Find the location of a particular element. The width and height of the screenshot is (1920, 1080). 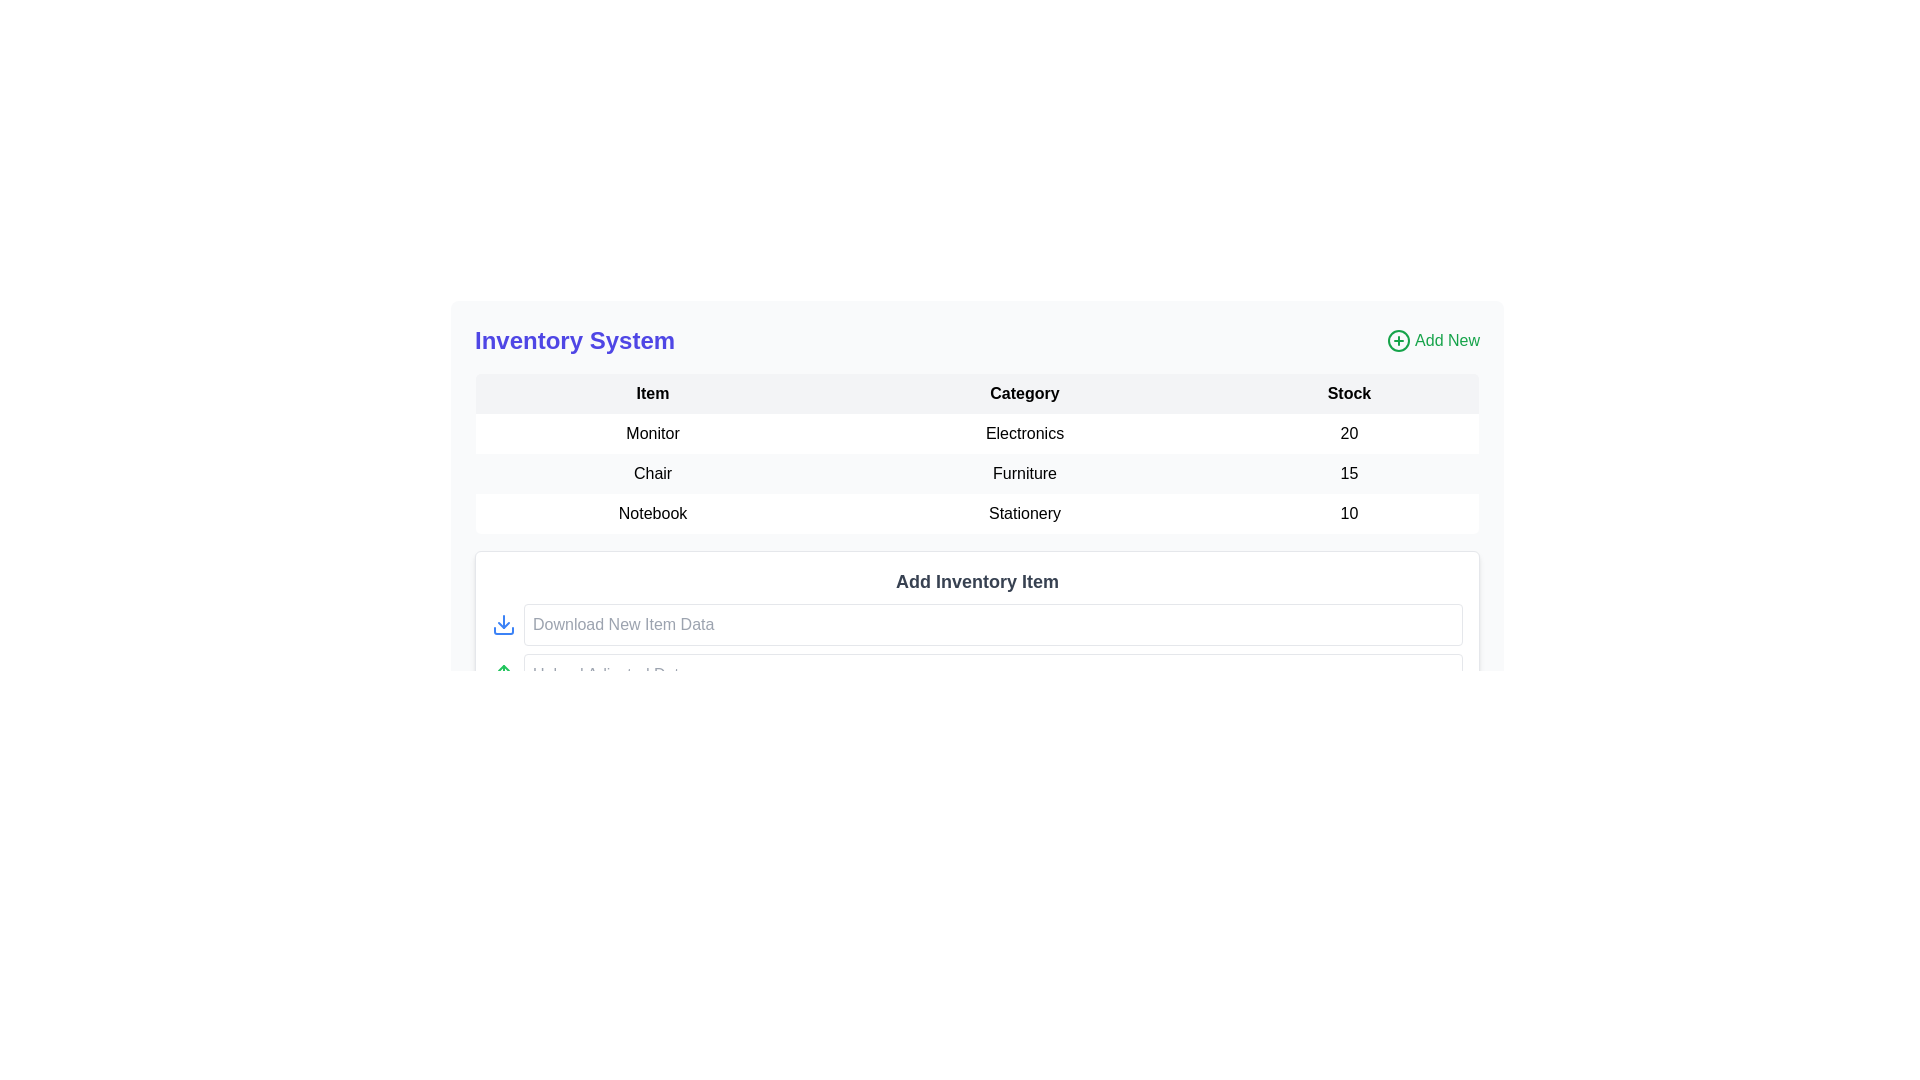

the circular visual component that serves as the background for the 'Add New' button icon located at the top right of the interface is located at coordinates (1398, 339).